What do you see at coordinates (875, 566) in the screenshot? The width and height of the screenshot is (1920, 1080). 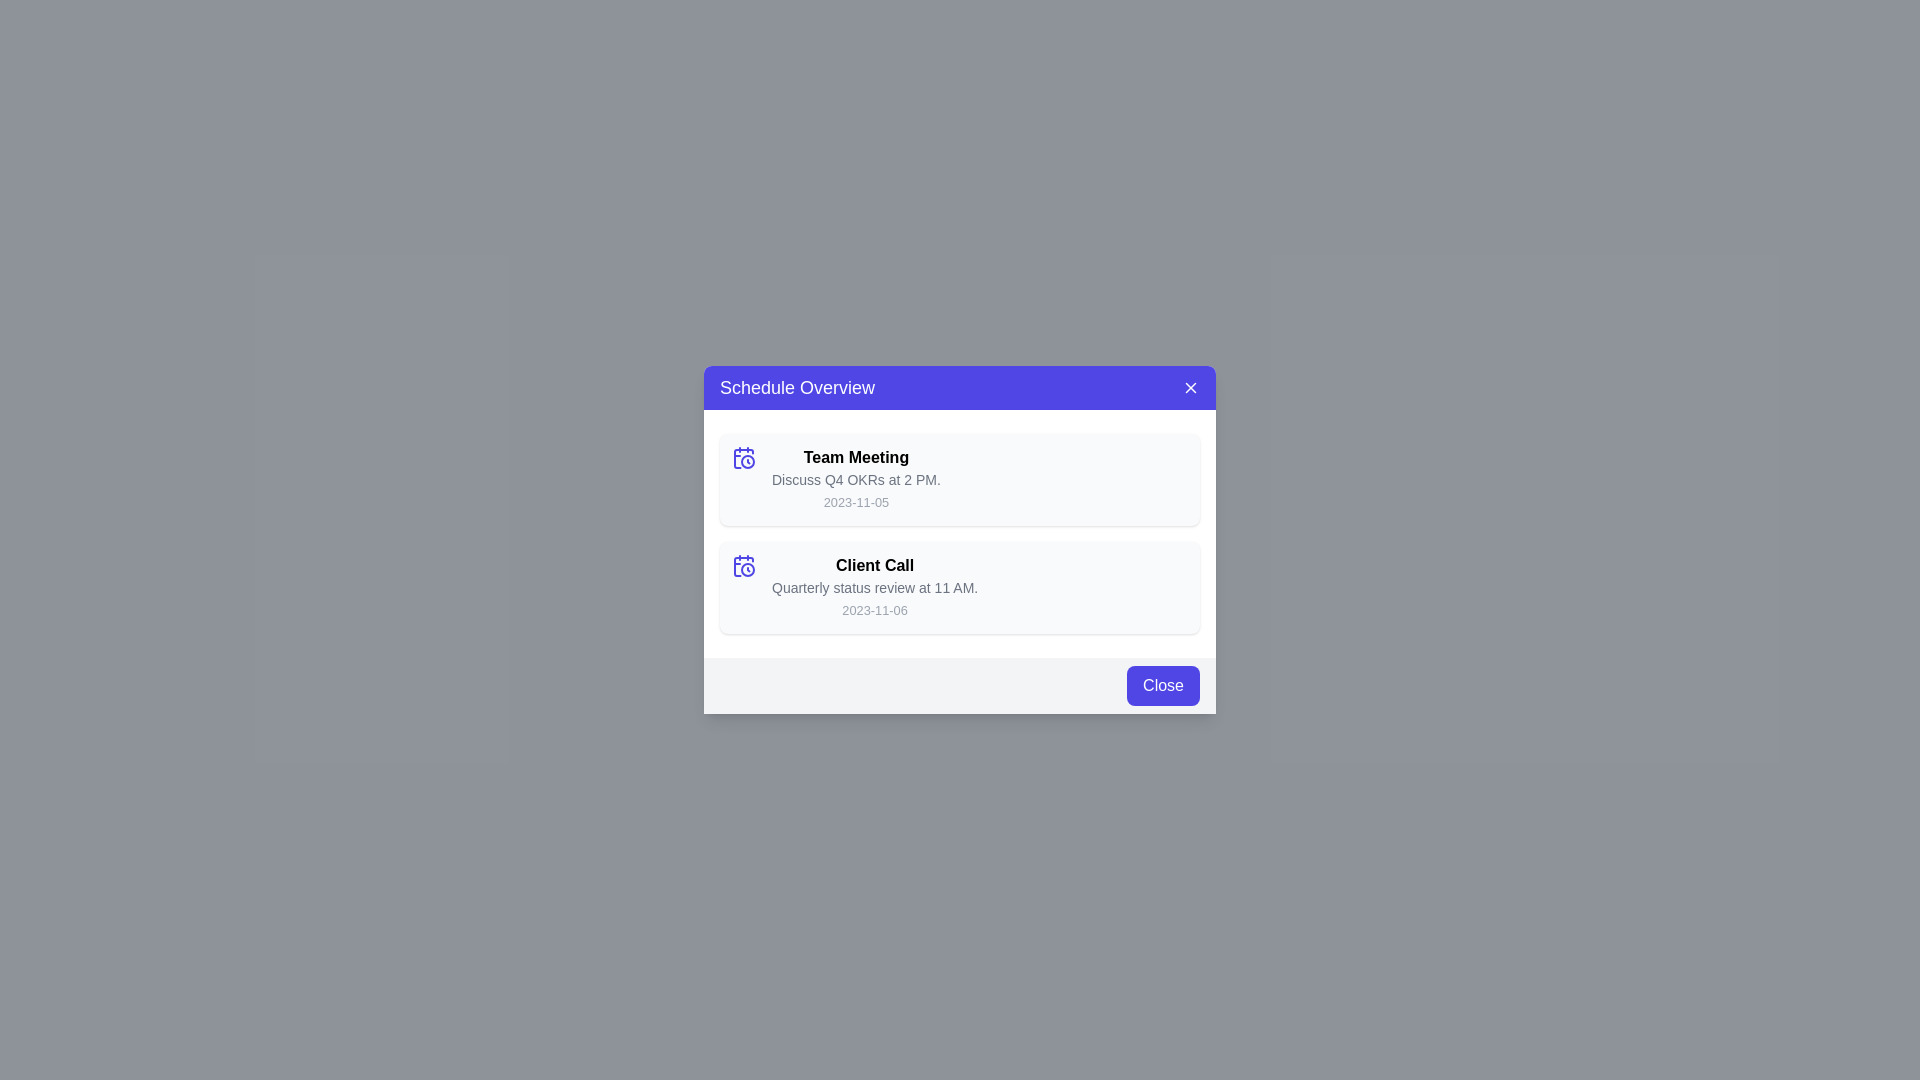 I see `the Text Label that serves as the title for the 'Client Call' event entry, which is positioned above the description text and the date in the 'Schedule Overview' modal` at bounding box center [875, 566].